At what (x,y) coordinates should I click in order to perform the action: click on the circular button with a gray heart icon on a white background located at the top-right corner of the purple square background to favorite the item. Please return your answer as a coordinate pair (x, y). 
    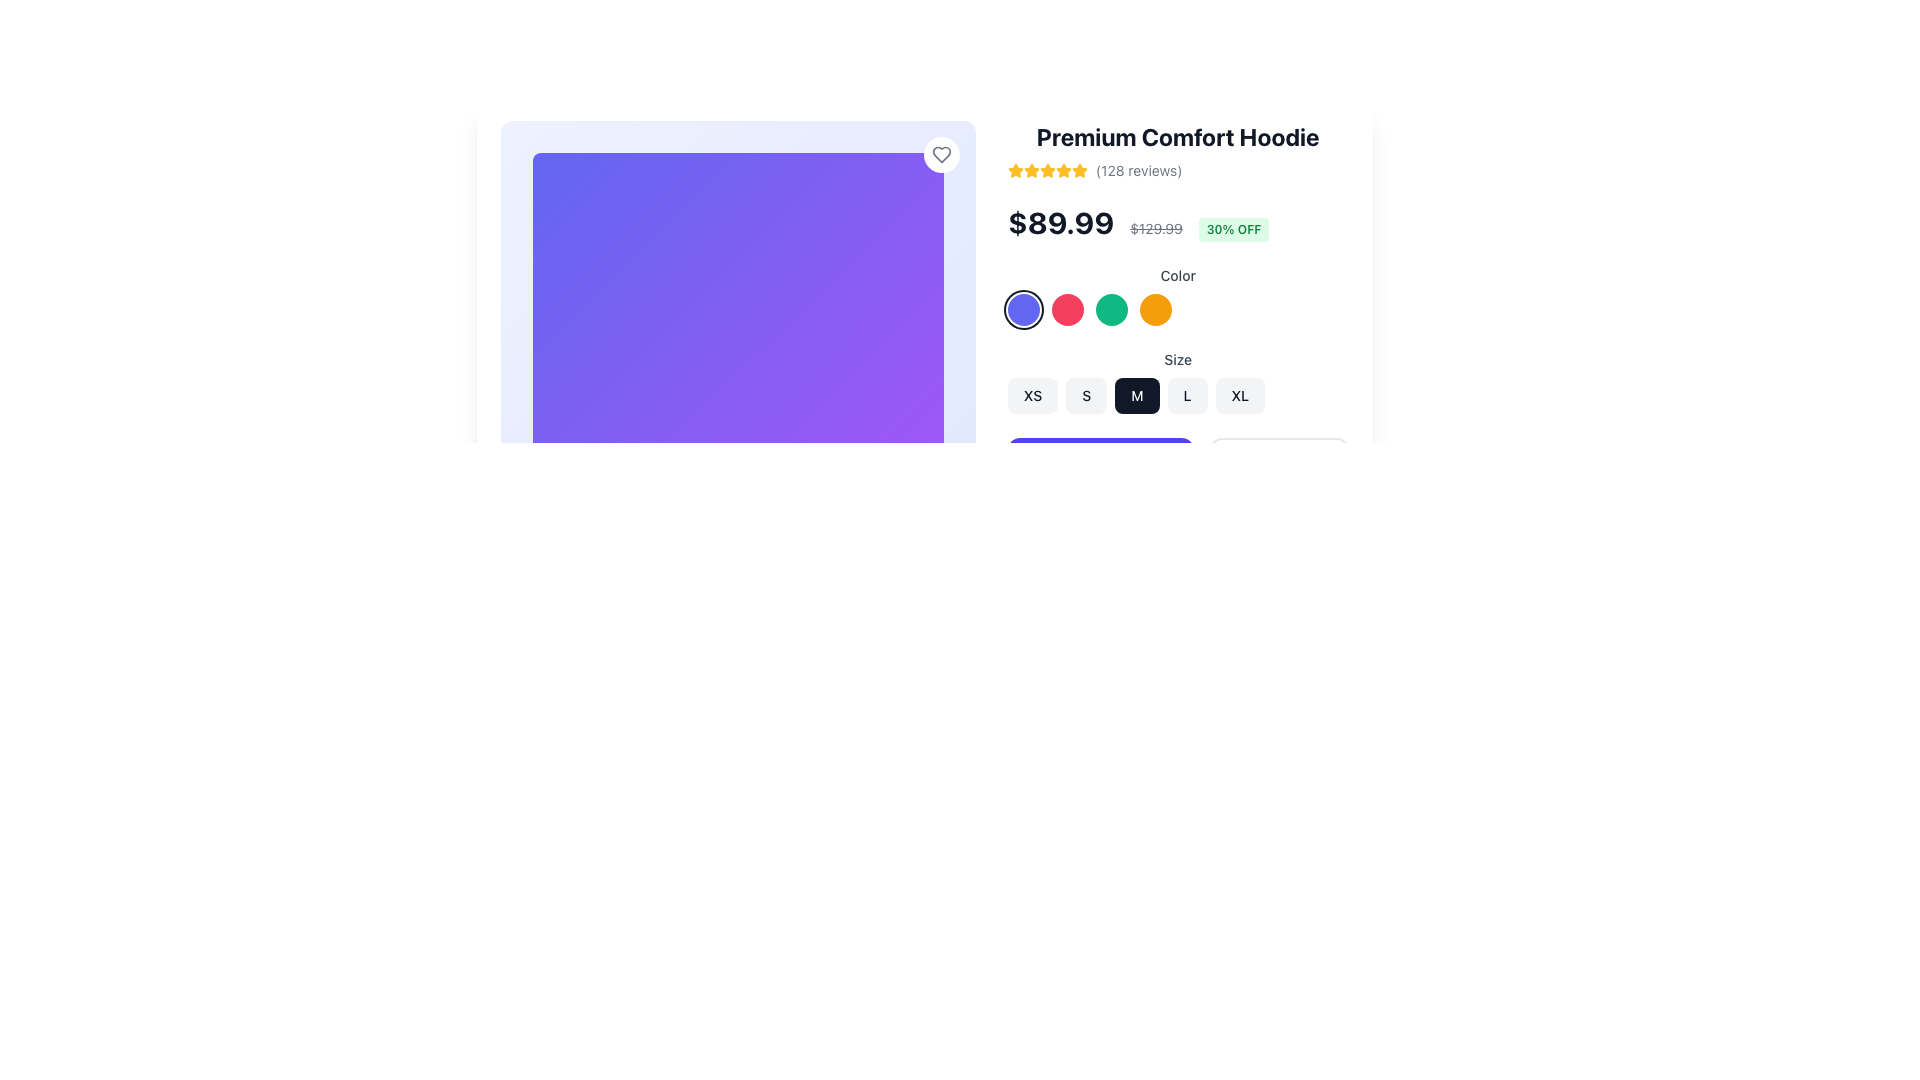
    Looking at the image, I should click on (940, 153).